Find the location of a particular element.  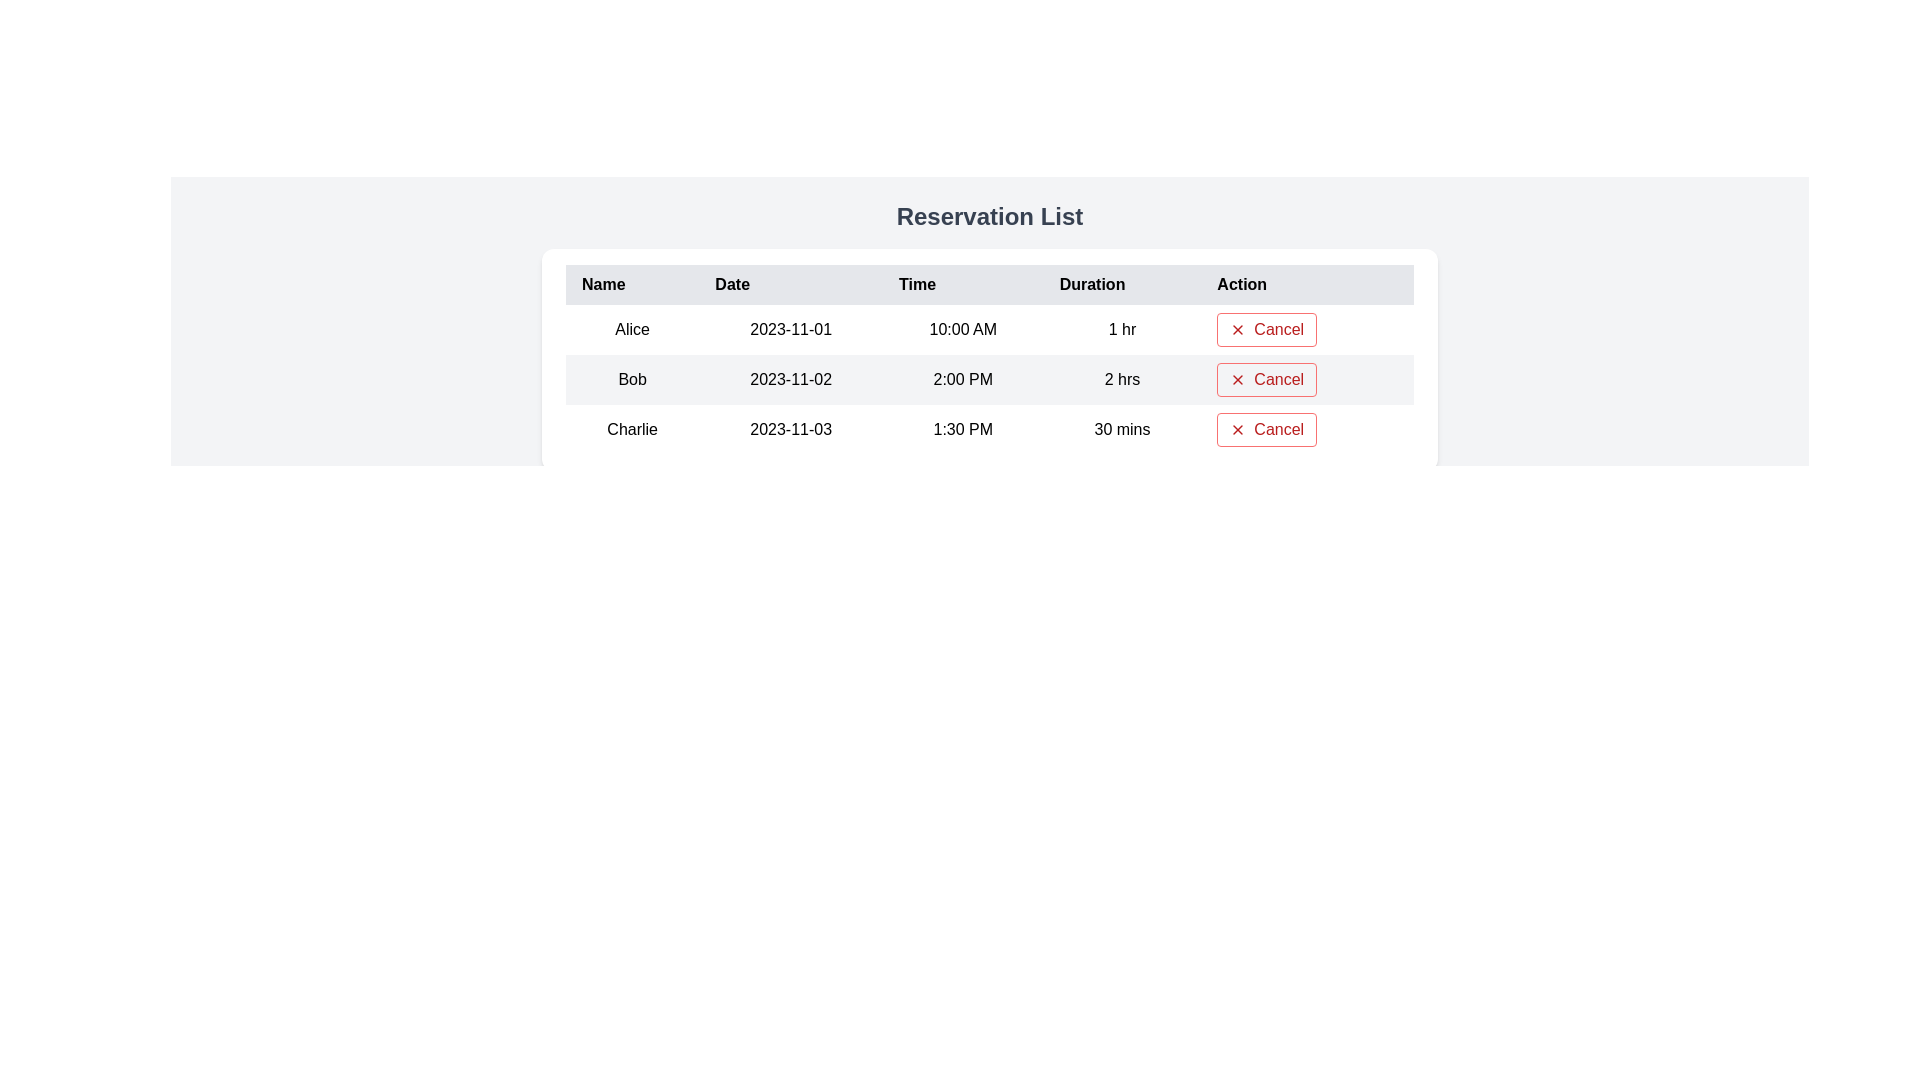

the text display showing '2 hrs' in the 'Duration' column for the entry corresponding to 'Bob' at '2:00 PM' is located at coordinates (1122, 380).